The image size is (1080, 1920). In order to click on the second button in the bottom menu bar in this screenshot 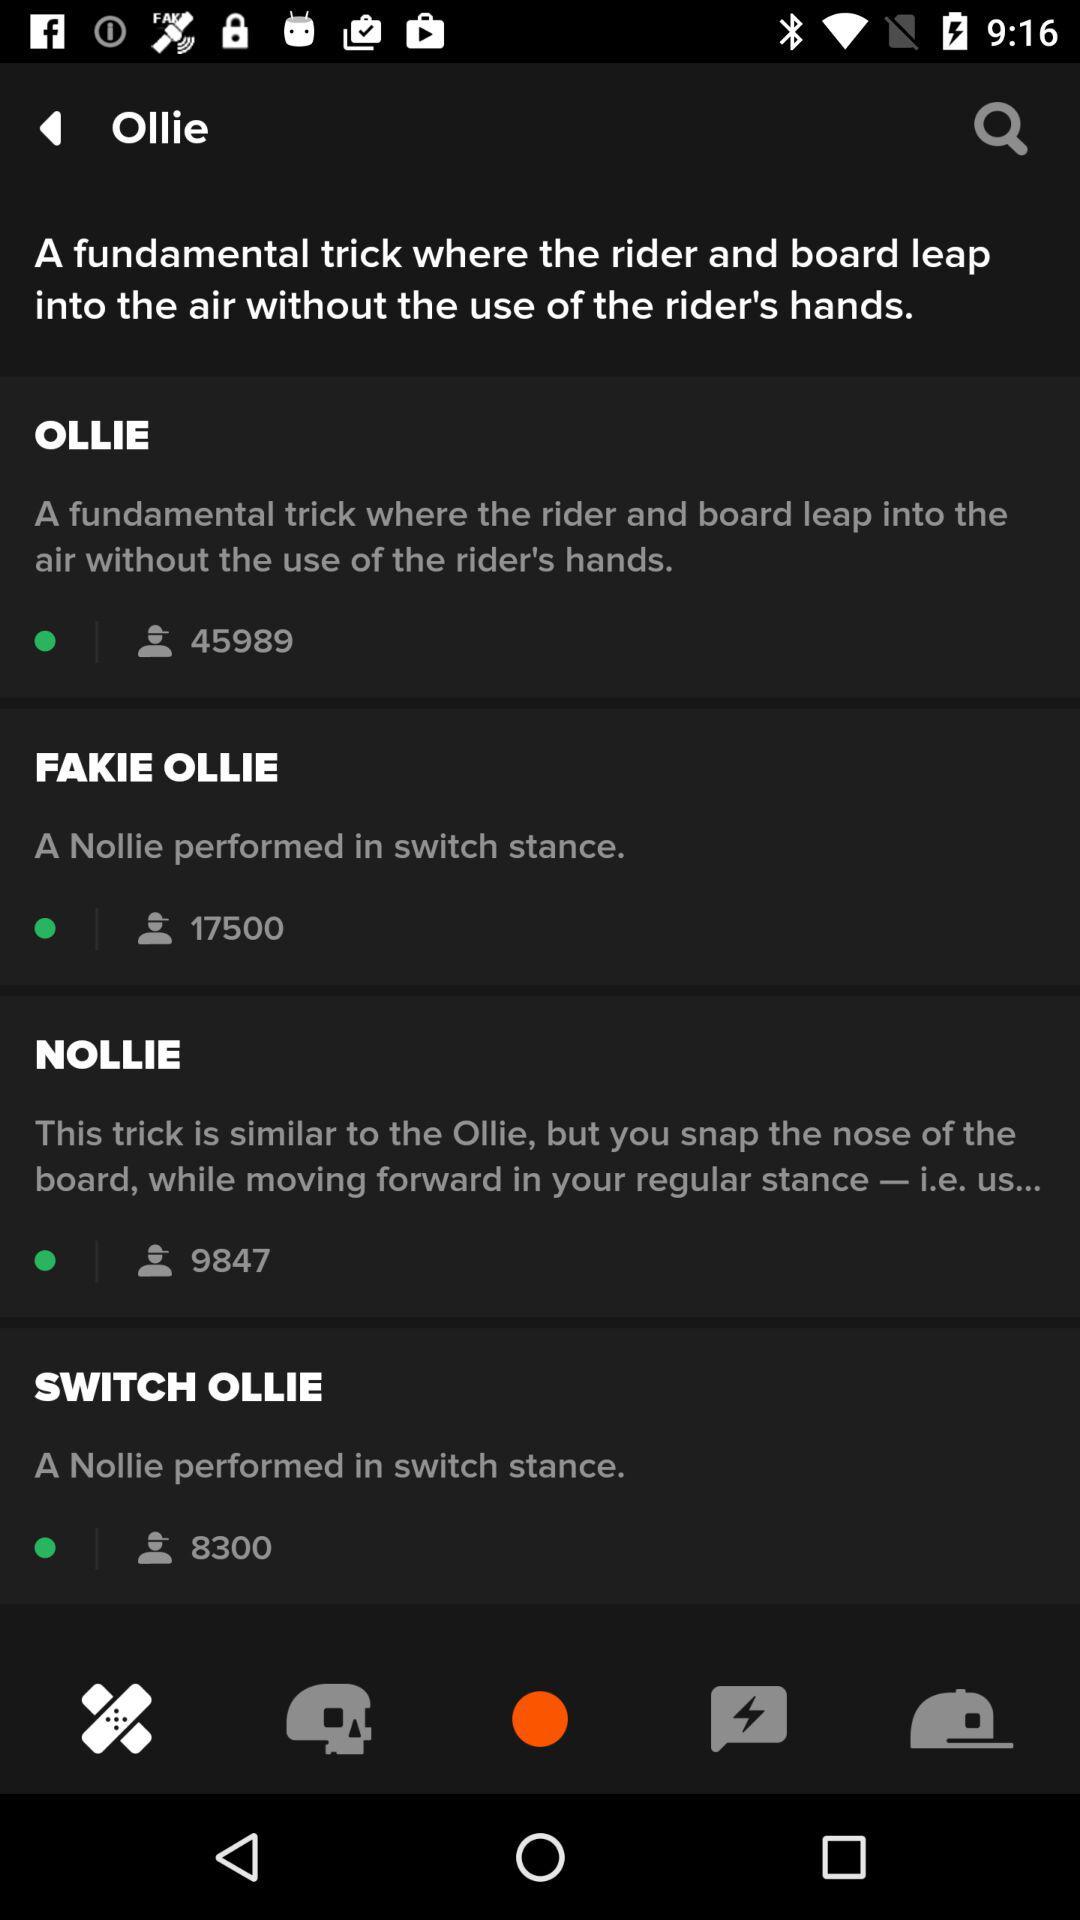, I will do `click(328, 1718)`.